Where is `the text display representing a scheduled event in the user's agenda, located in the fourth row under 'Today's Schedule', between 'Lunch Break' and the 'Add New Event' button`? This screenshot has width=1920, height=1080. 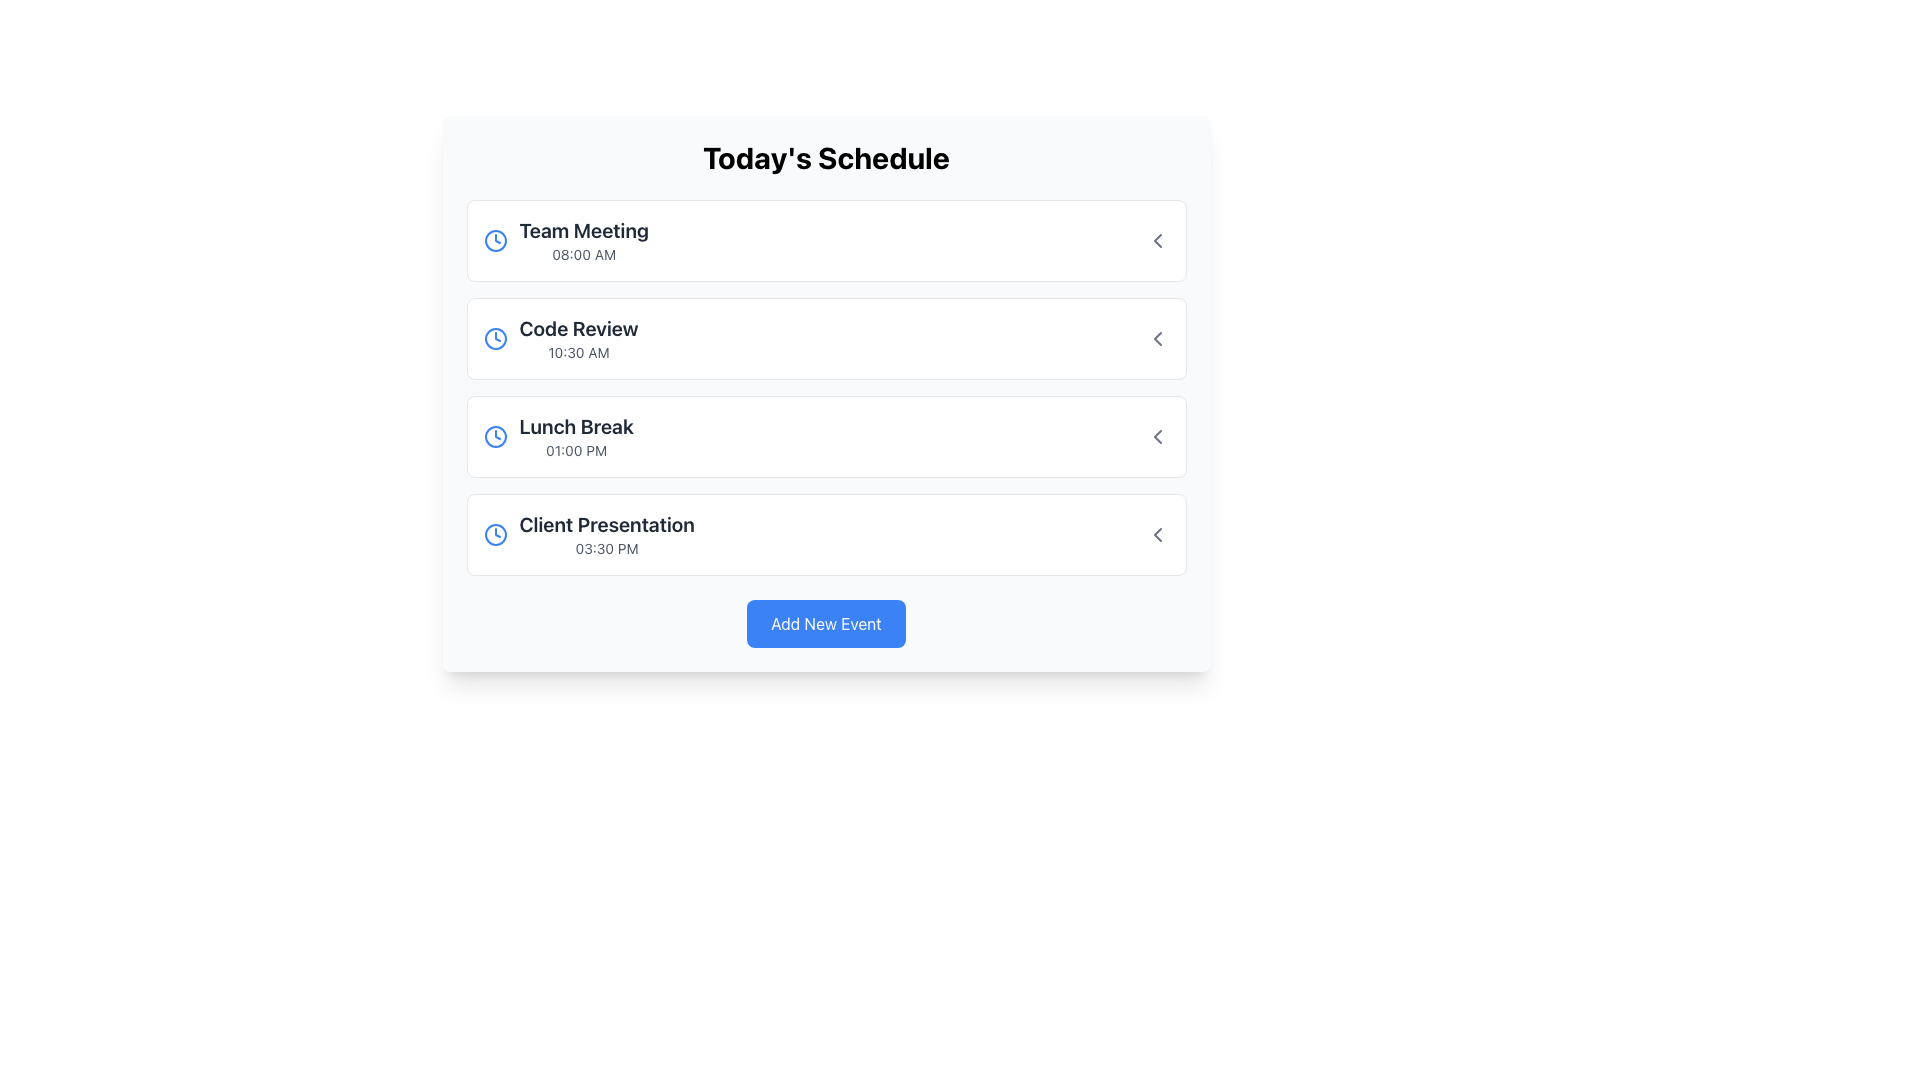 the text display representing a scheduled event in the user's agenda, located in the fourth row under 'Today's Schedule', between 'Lunch Break' and the 'Add New Event' button is located at coordinates (606, 534).